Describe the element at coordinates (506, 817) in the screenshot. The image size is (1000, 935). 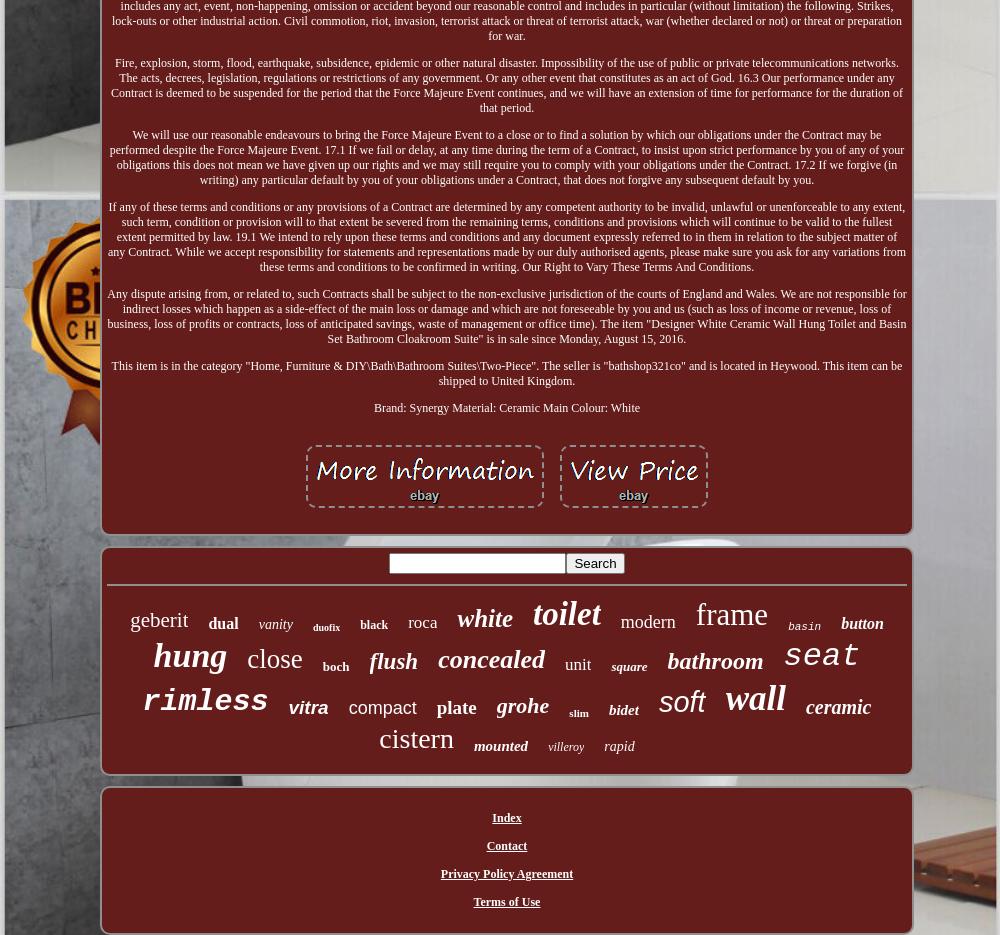
I see `'Index'` at that location.